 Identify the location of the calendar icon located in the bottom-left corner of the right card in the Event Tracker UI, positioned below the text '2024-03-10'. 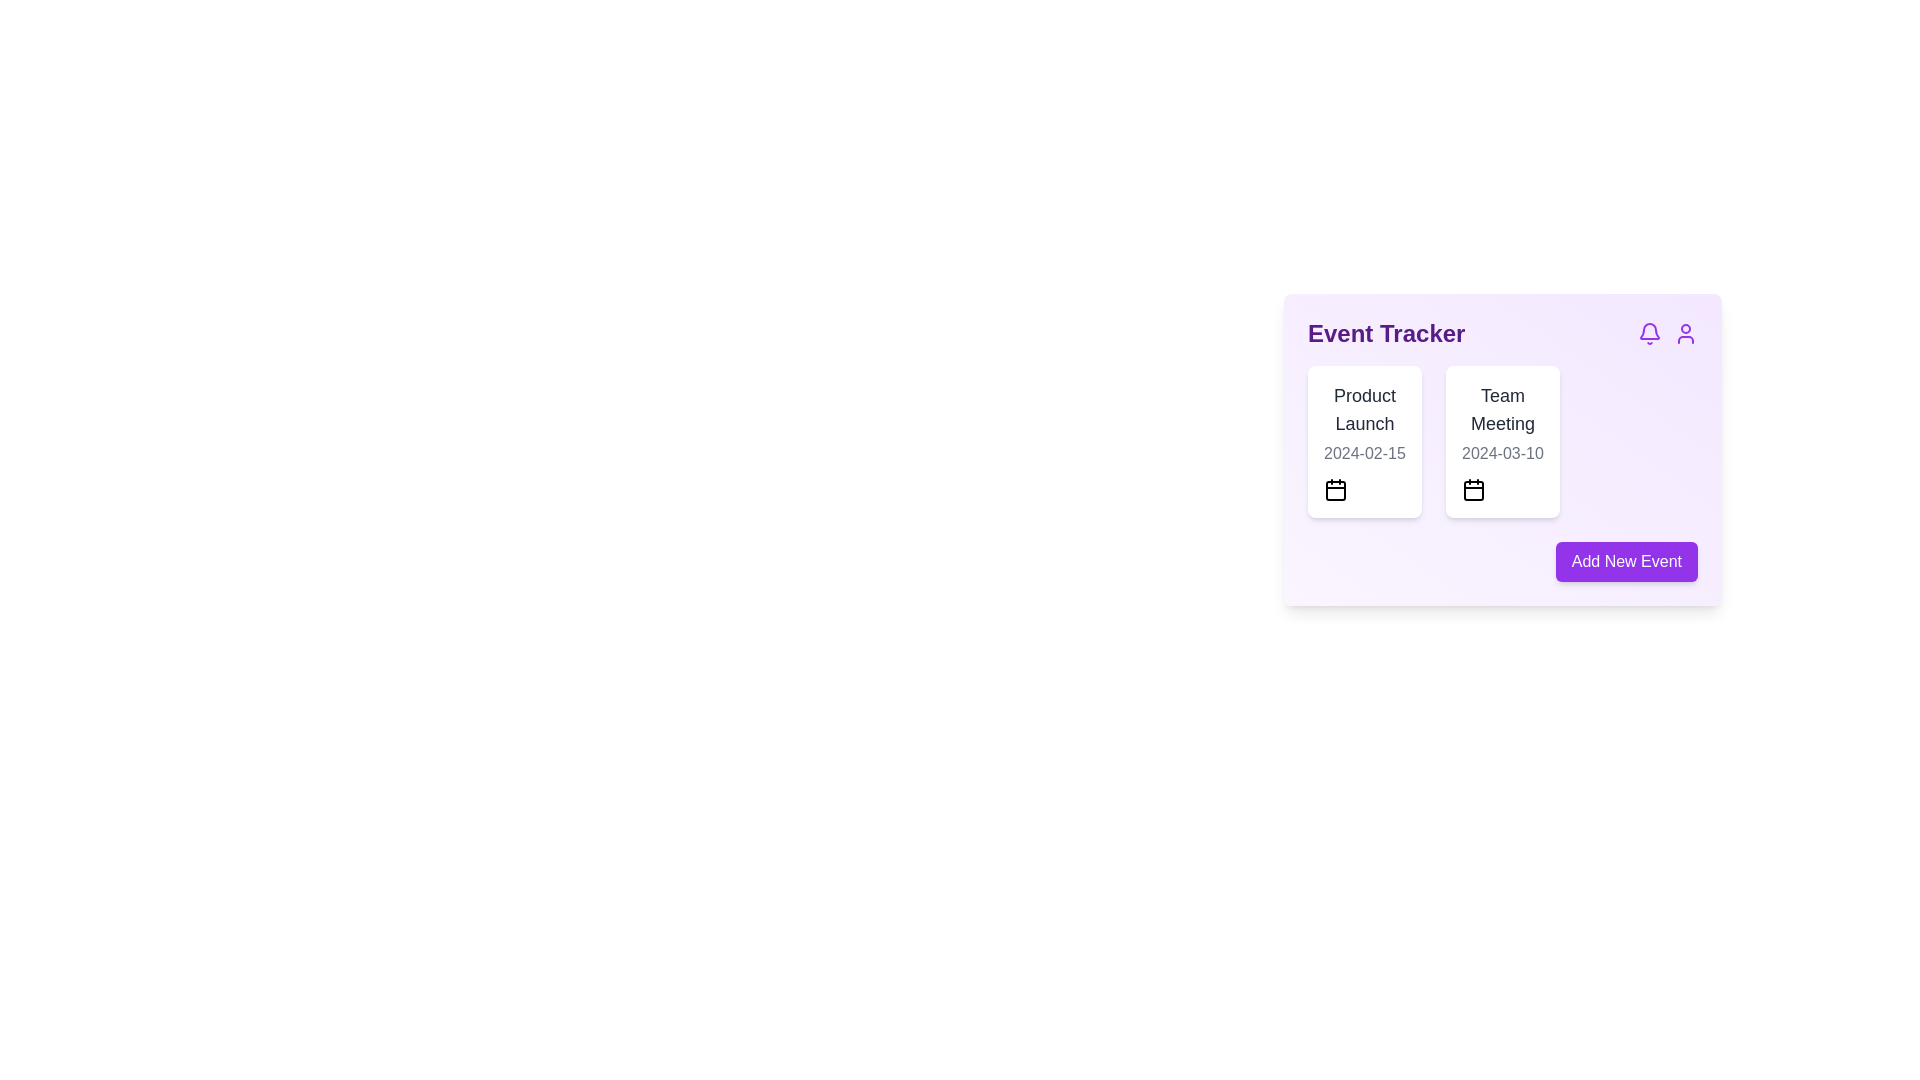
(1473, 490).